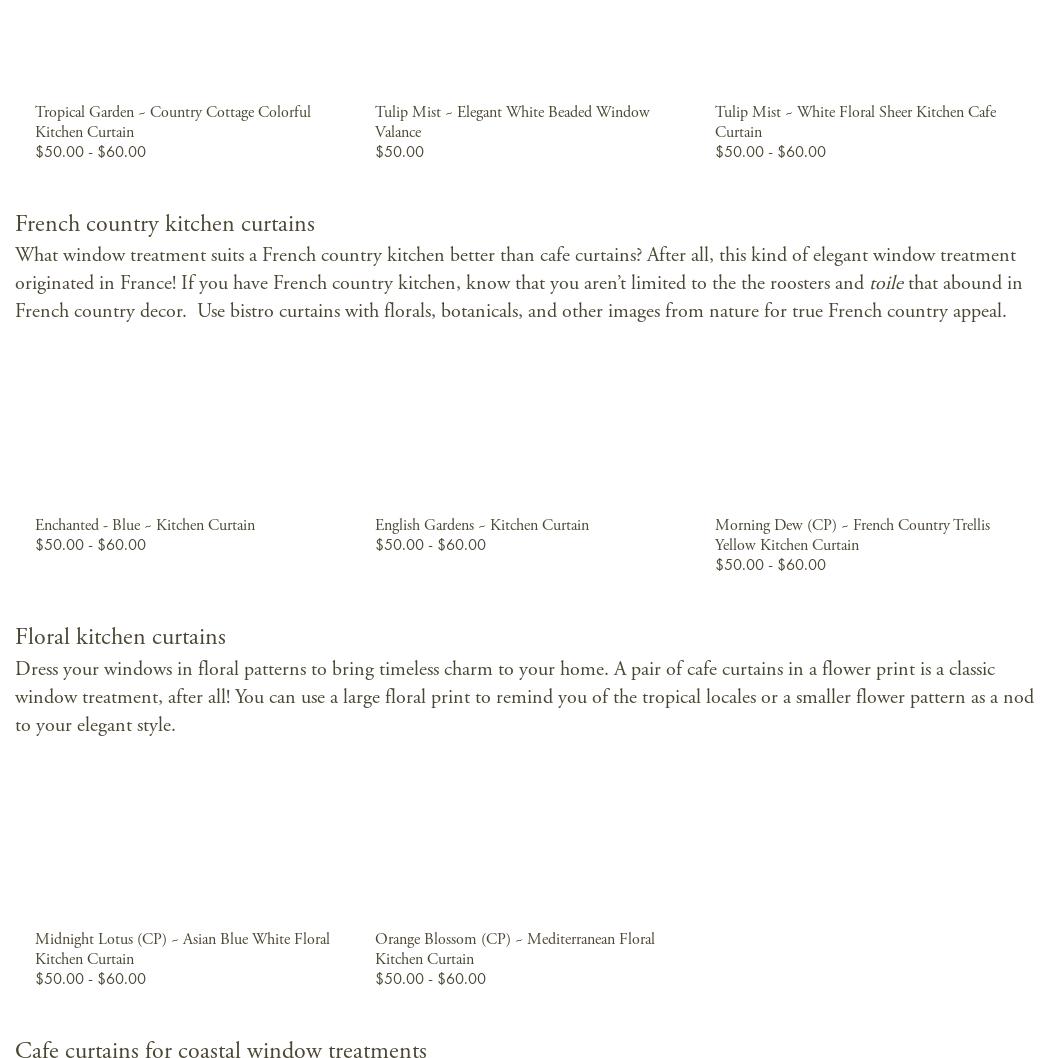  Describe the element at coordinates (523, 696) in the screenshot. I see `'Dress your windows in floral patterns to bring timeless charm to your home. A pair of cafe curtains in a flower print is a classic window treatment, after all! You can use a large floral print to remind you of the tropical locales or a smaller flower pattern as a nod to your elegant style.'` at that location.